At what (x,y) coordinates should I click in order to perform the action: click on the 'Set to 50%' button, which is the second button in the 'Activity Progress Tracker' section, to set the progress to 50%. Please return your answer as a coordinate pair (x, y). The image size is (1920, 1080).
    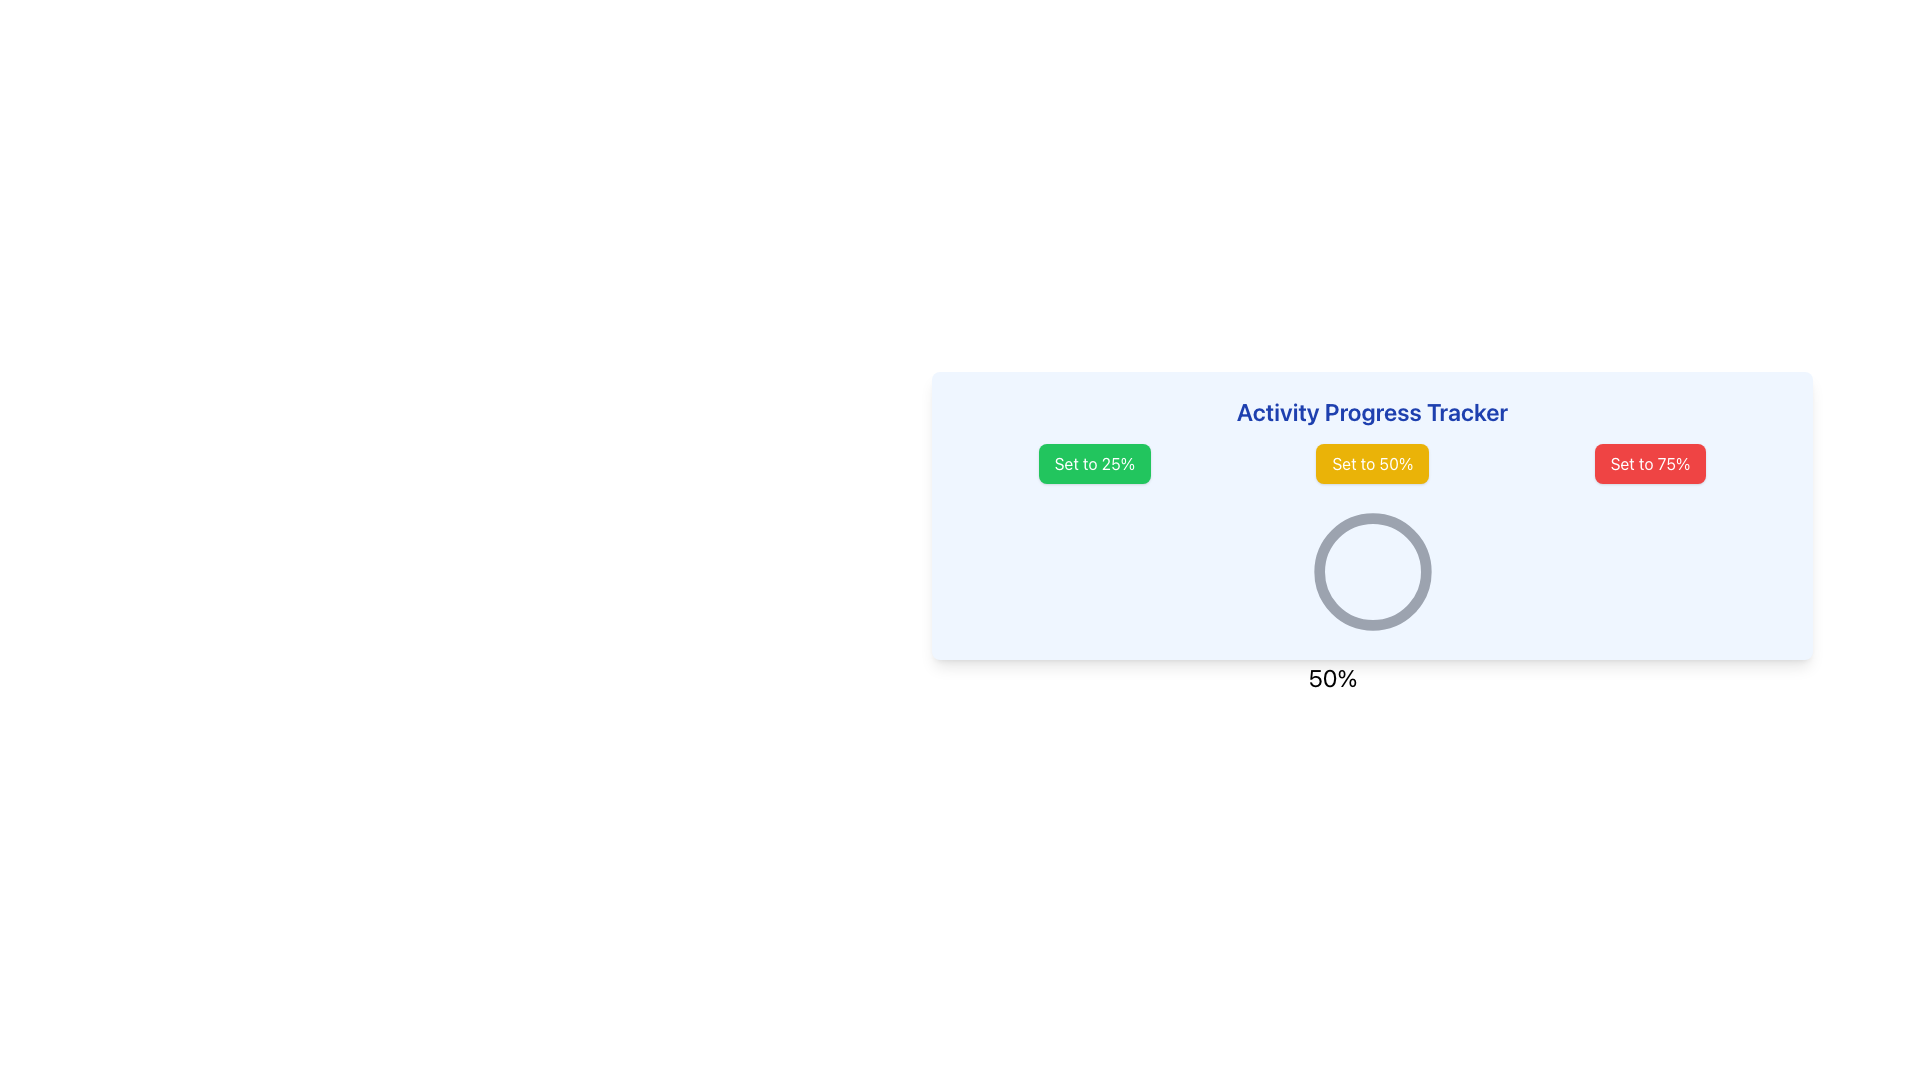
    Looking at the image, I should click on (1371, 463).